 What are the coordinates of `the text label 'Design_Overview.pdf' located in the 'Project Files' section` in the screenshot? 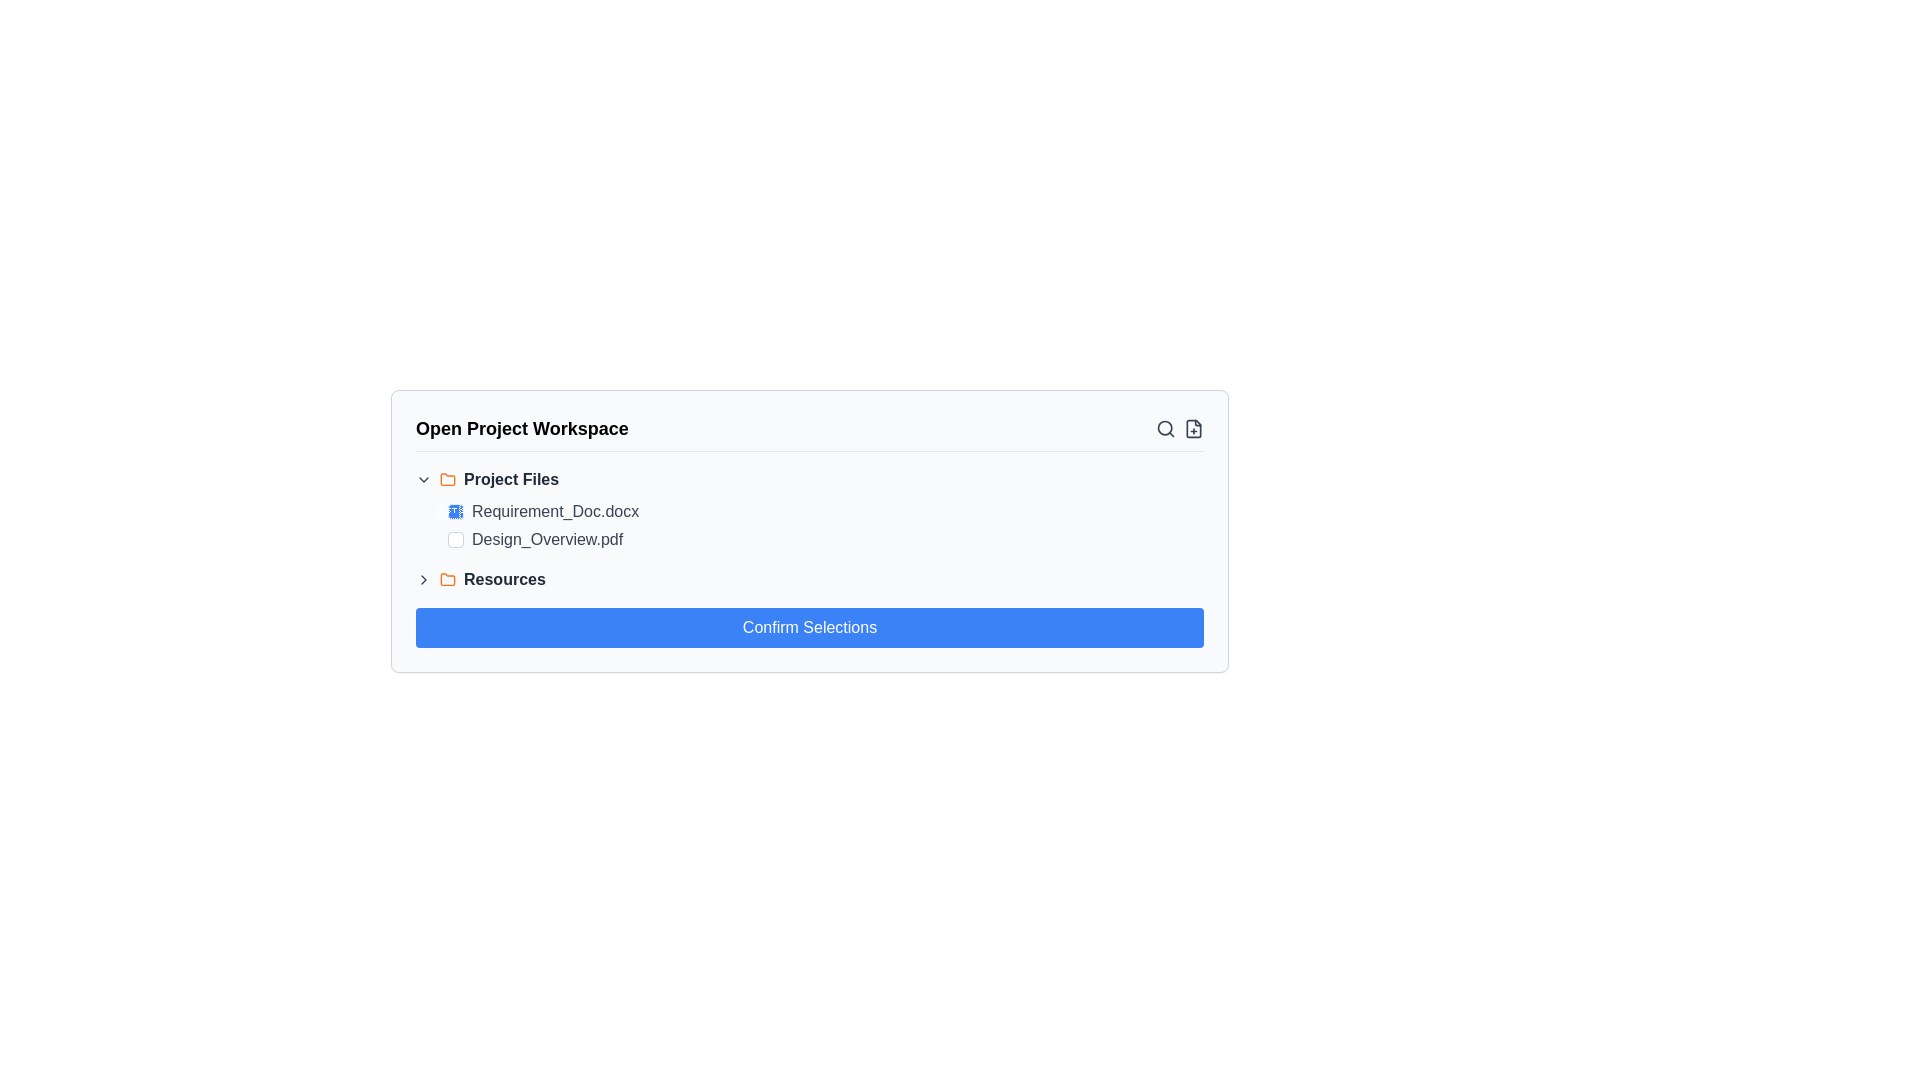 It's located at (547, 540).